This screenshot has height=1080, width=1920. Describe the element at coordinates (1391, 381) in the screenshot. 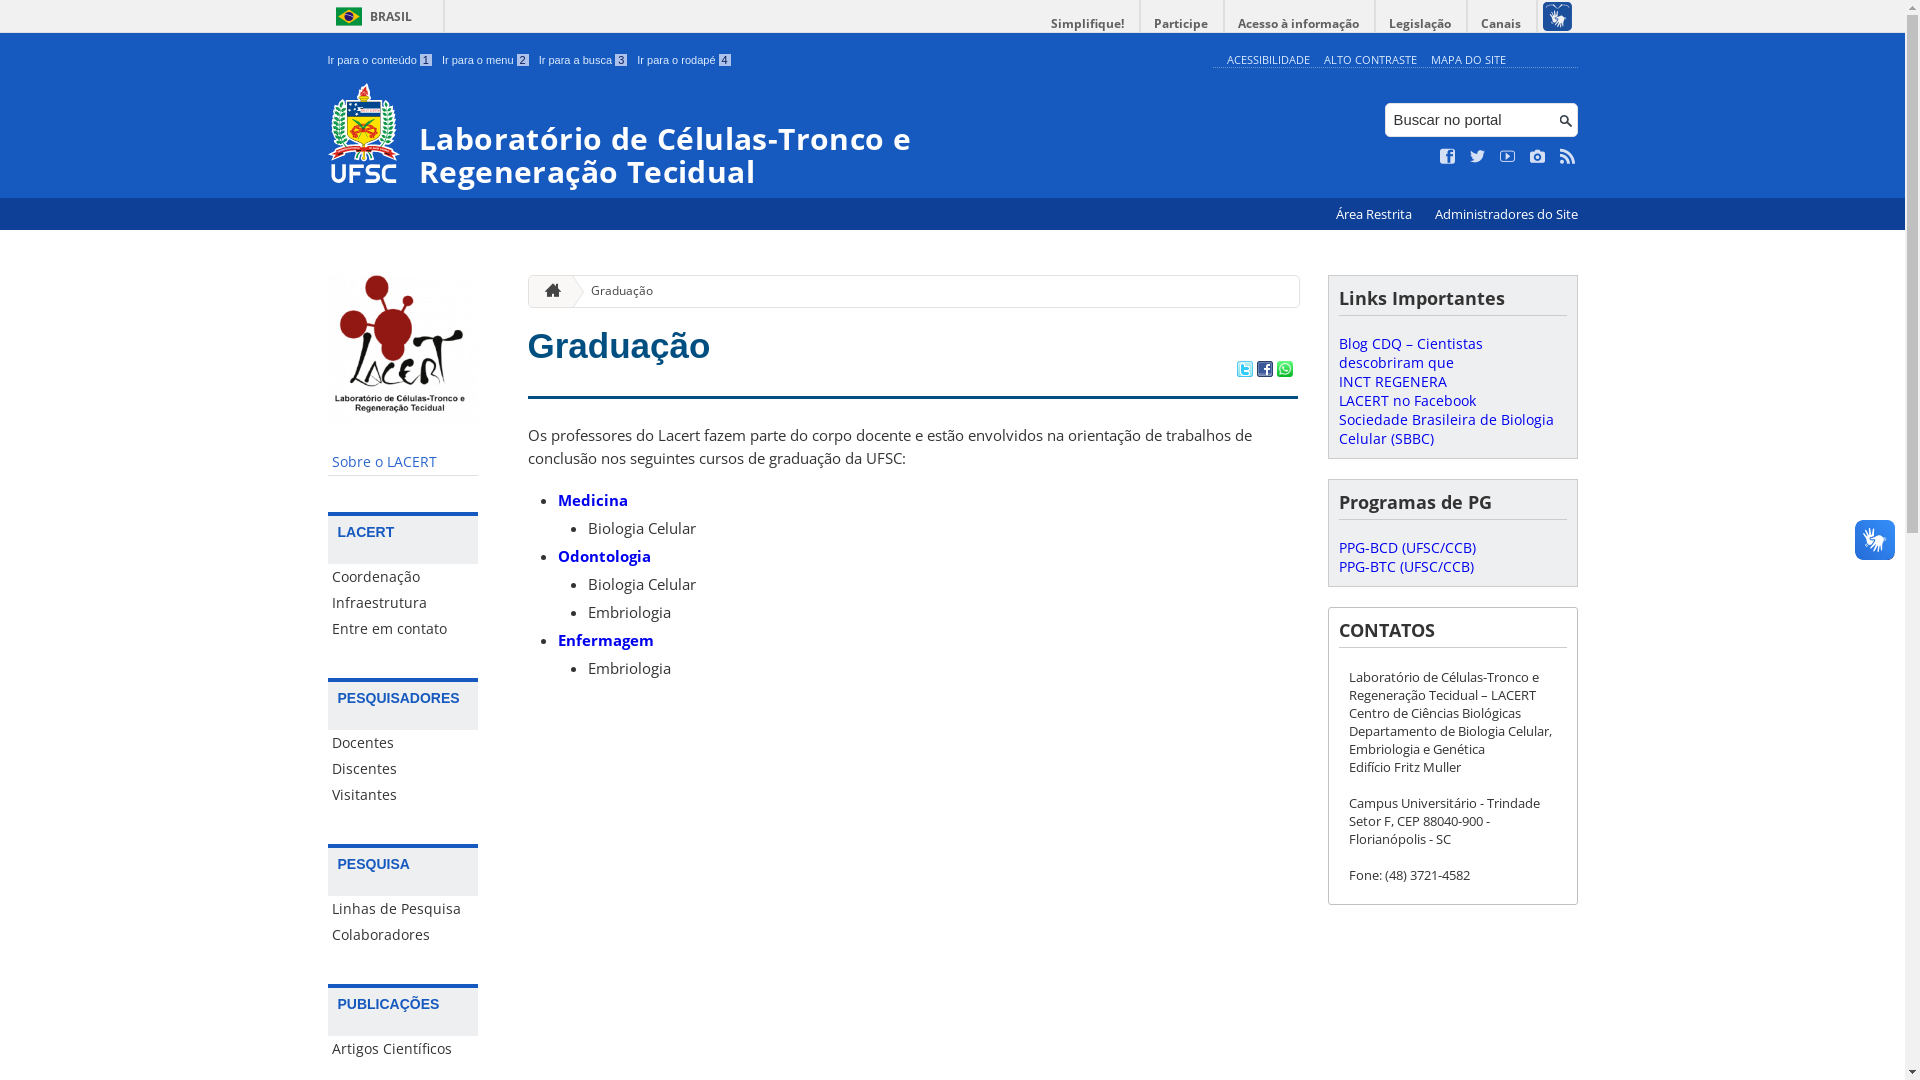

I see `'INCT REGENERA'` at that location.